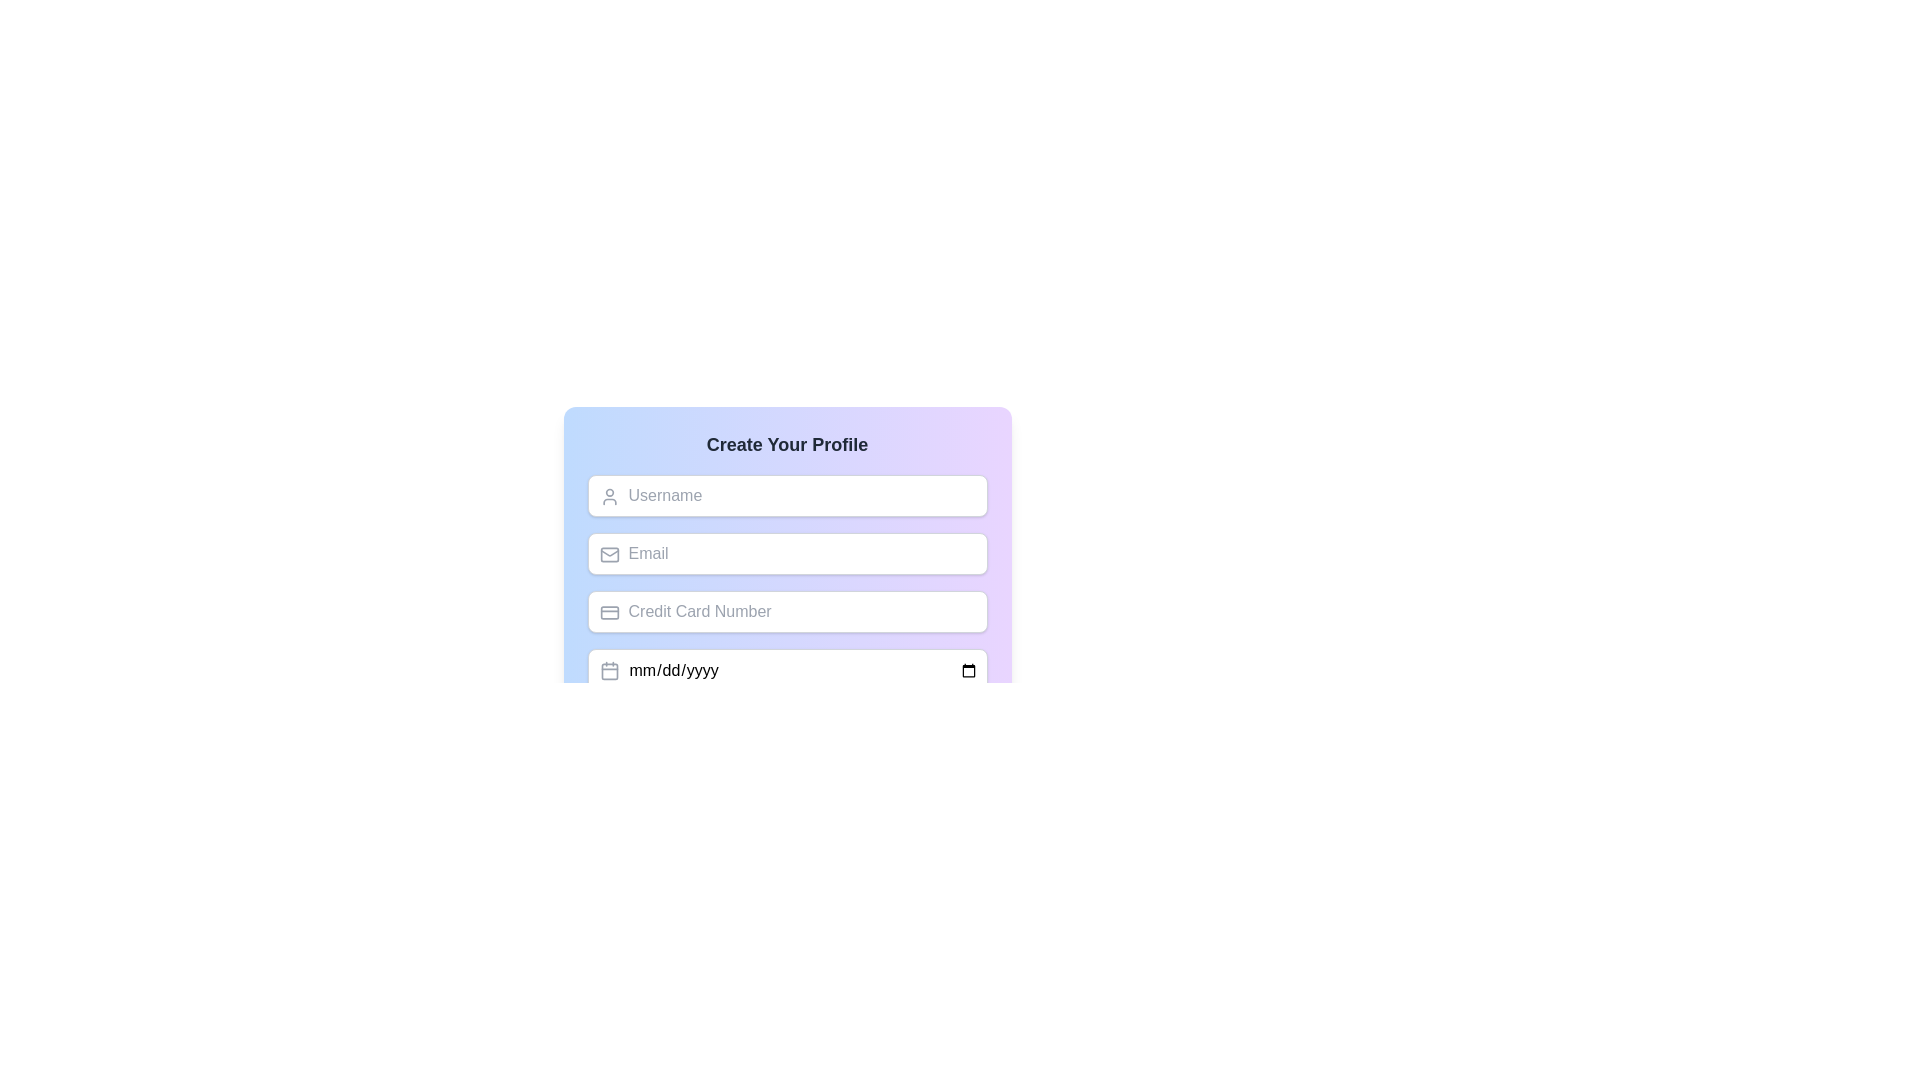 The image size is (1920, 1080). I want to click on the decorative and functional icon indicating the purpose of the adjacent email input field, located in the upper-left area of the field, so click(608, 555).